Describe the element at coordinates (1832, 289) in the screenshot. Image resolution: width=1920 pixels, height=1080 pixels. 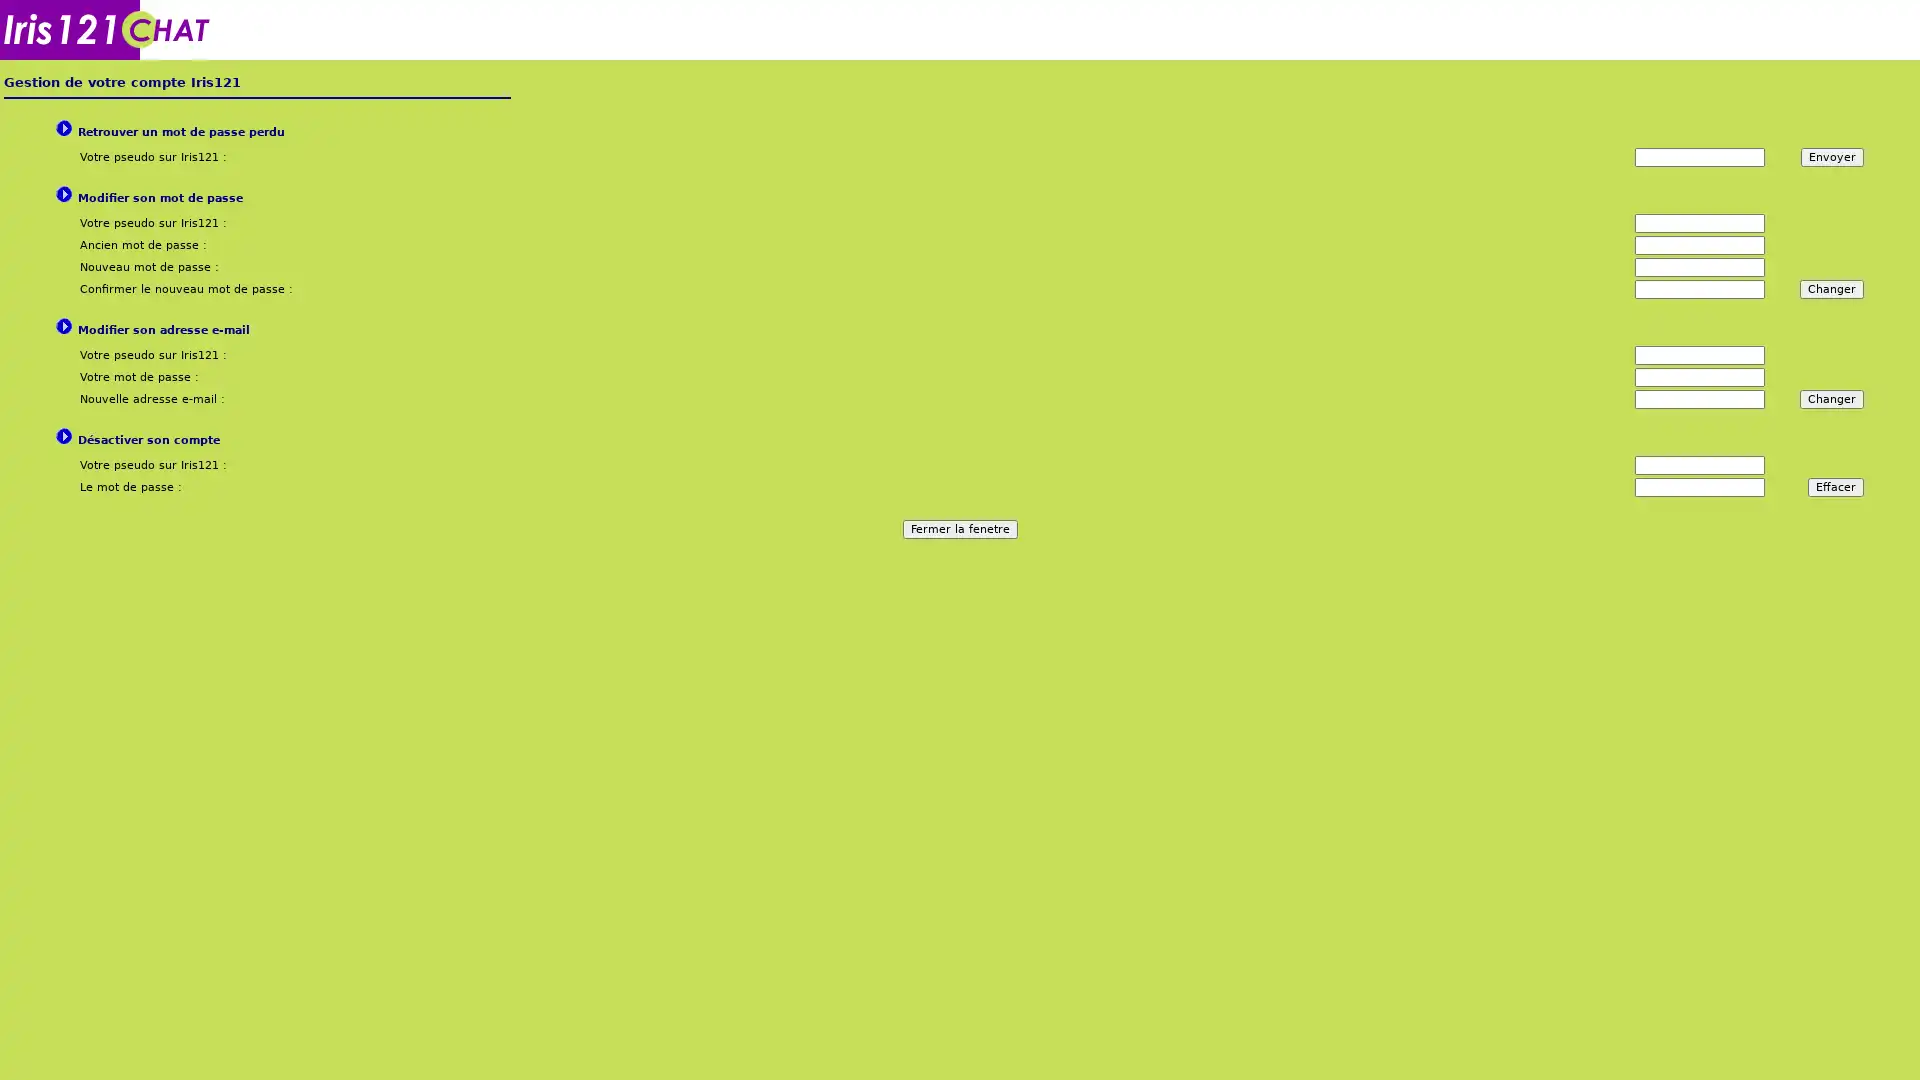
I see `Changer` at that location.